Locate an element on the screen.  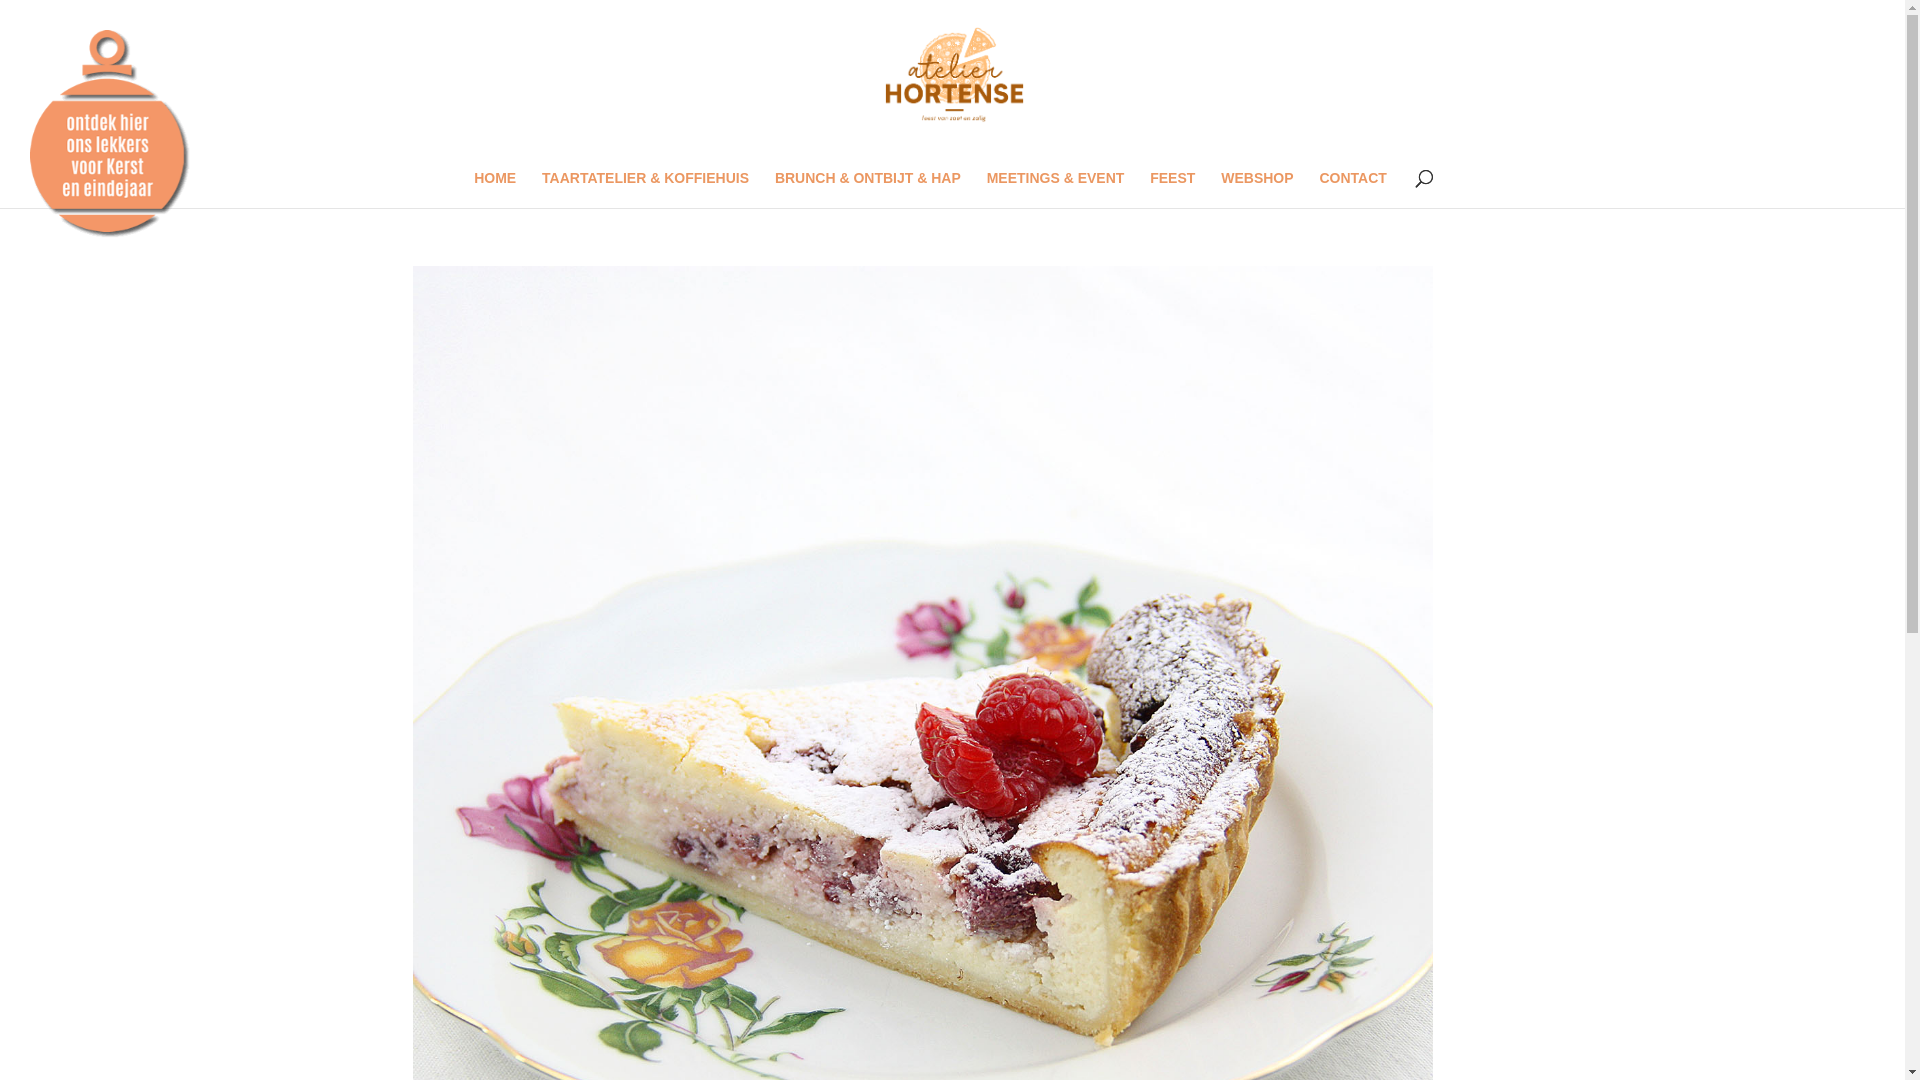
'HOME' is located at coordinates (473, 189).